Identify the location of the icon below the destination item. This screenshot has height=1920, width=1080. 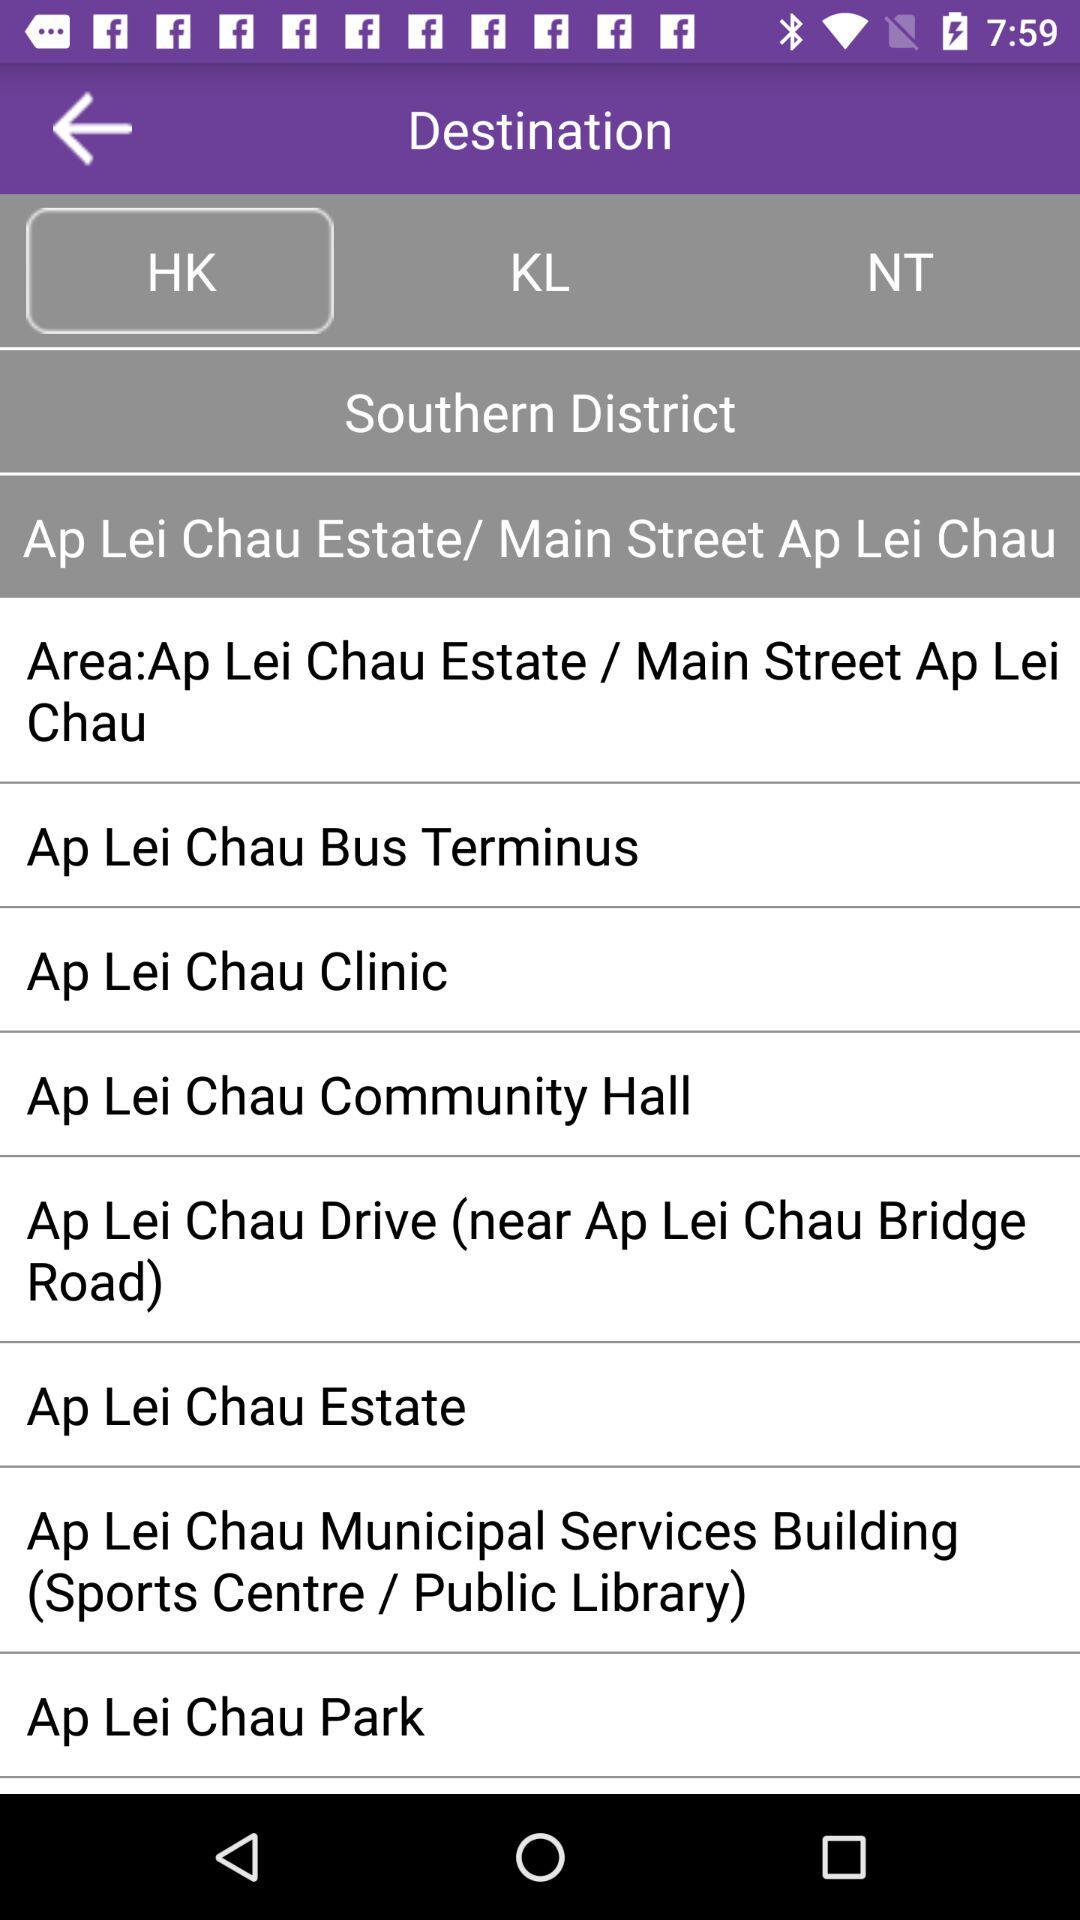
(540, 269).